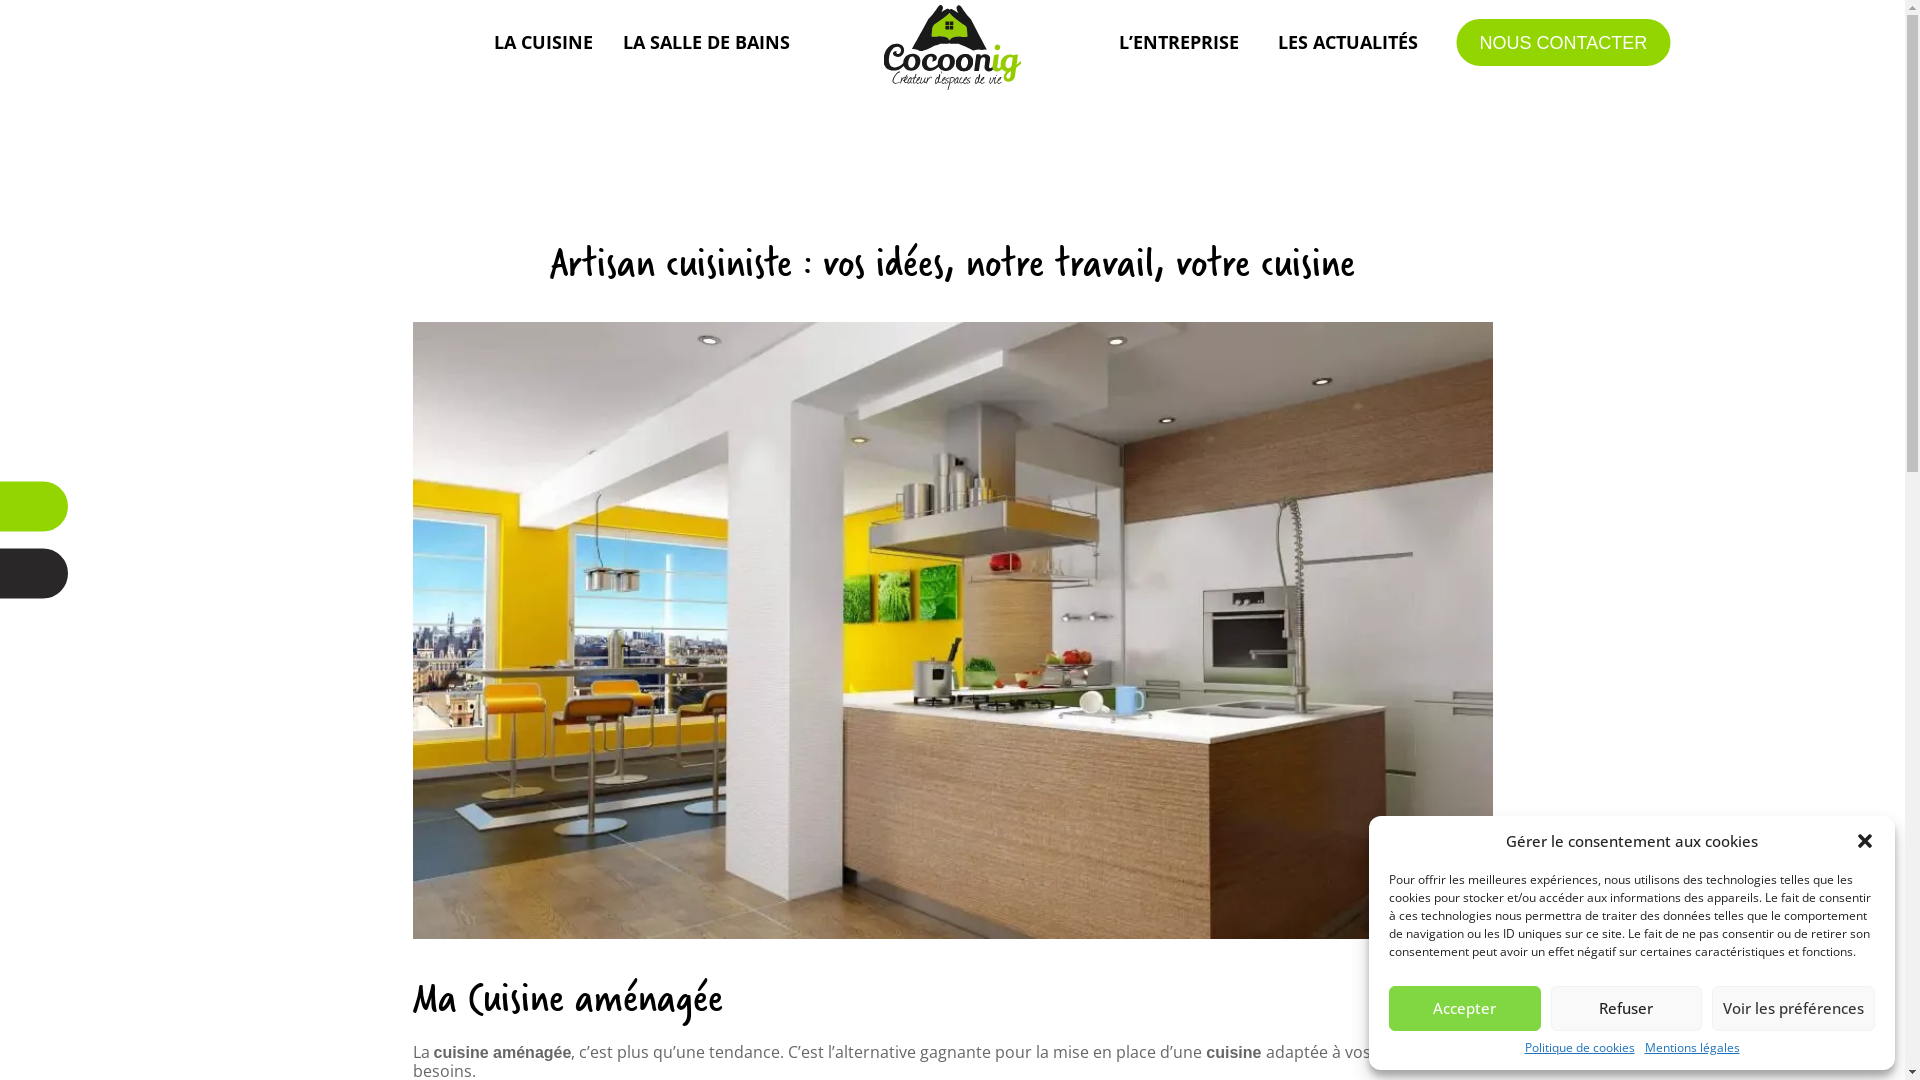 The image size is (1920, 1080). I want to click on 'Refuser', so click(1626, 1008).